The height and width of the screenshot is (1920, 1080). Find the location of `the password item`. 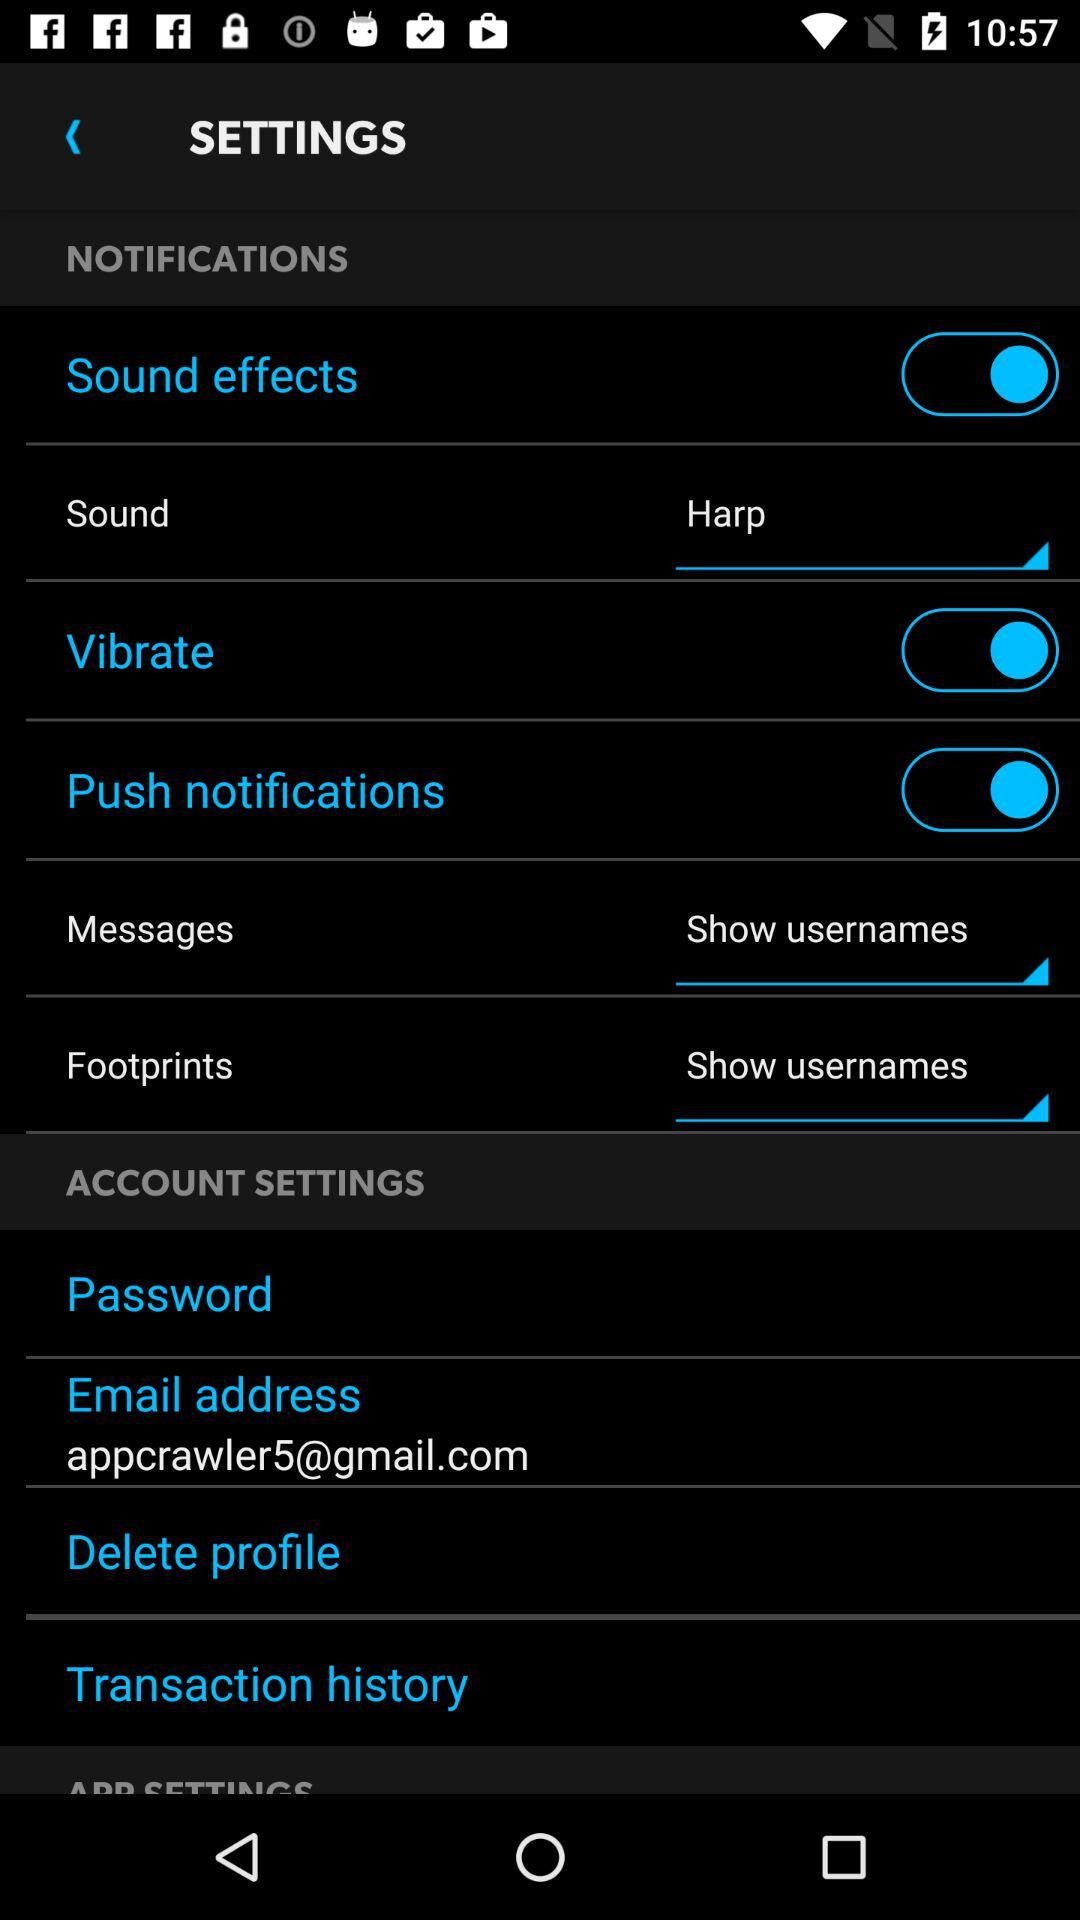

the password item is located at coordinates (540, 1292).